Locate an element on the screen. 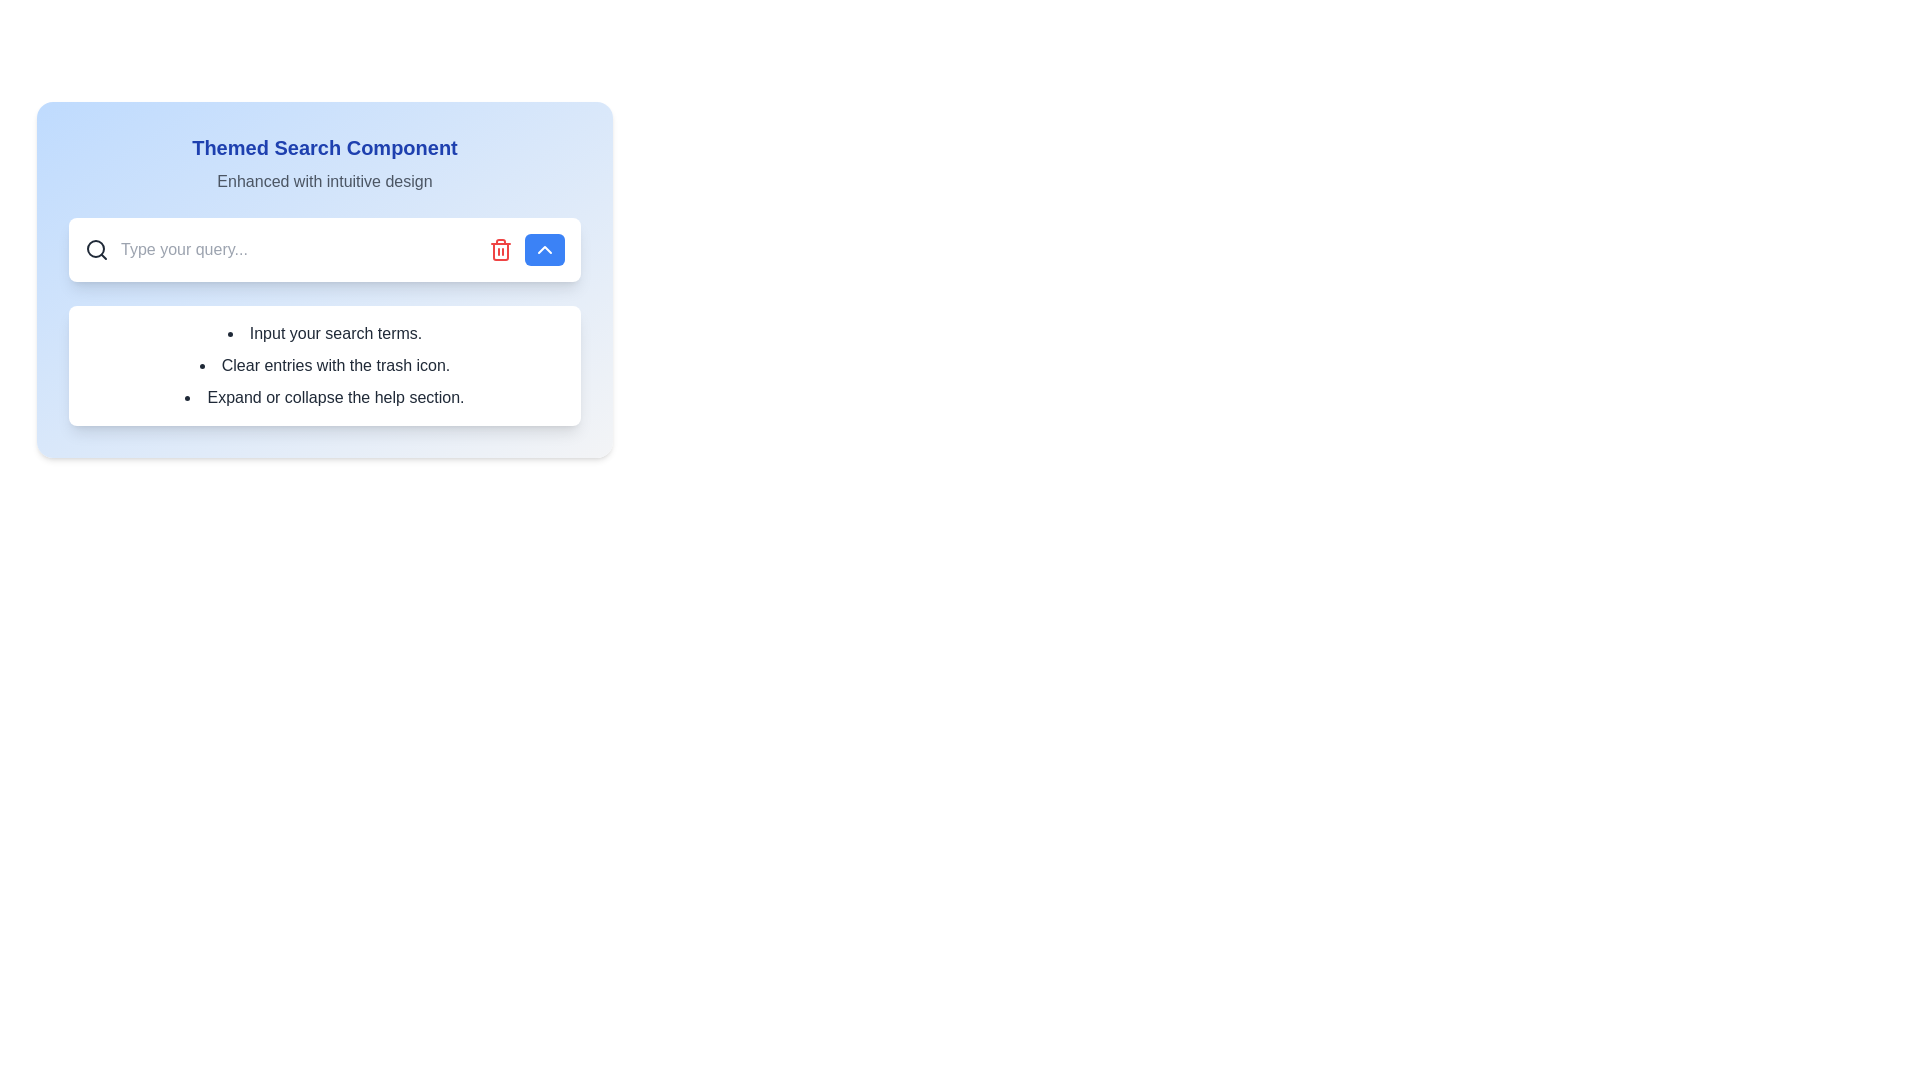  the main body of the trash bin icon located within the SVG structure of the search bar, which is positioned centrally among its siblings is located at coordinates (500, 250).